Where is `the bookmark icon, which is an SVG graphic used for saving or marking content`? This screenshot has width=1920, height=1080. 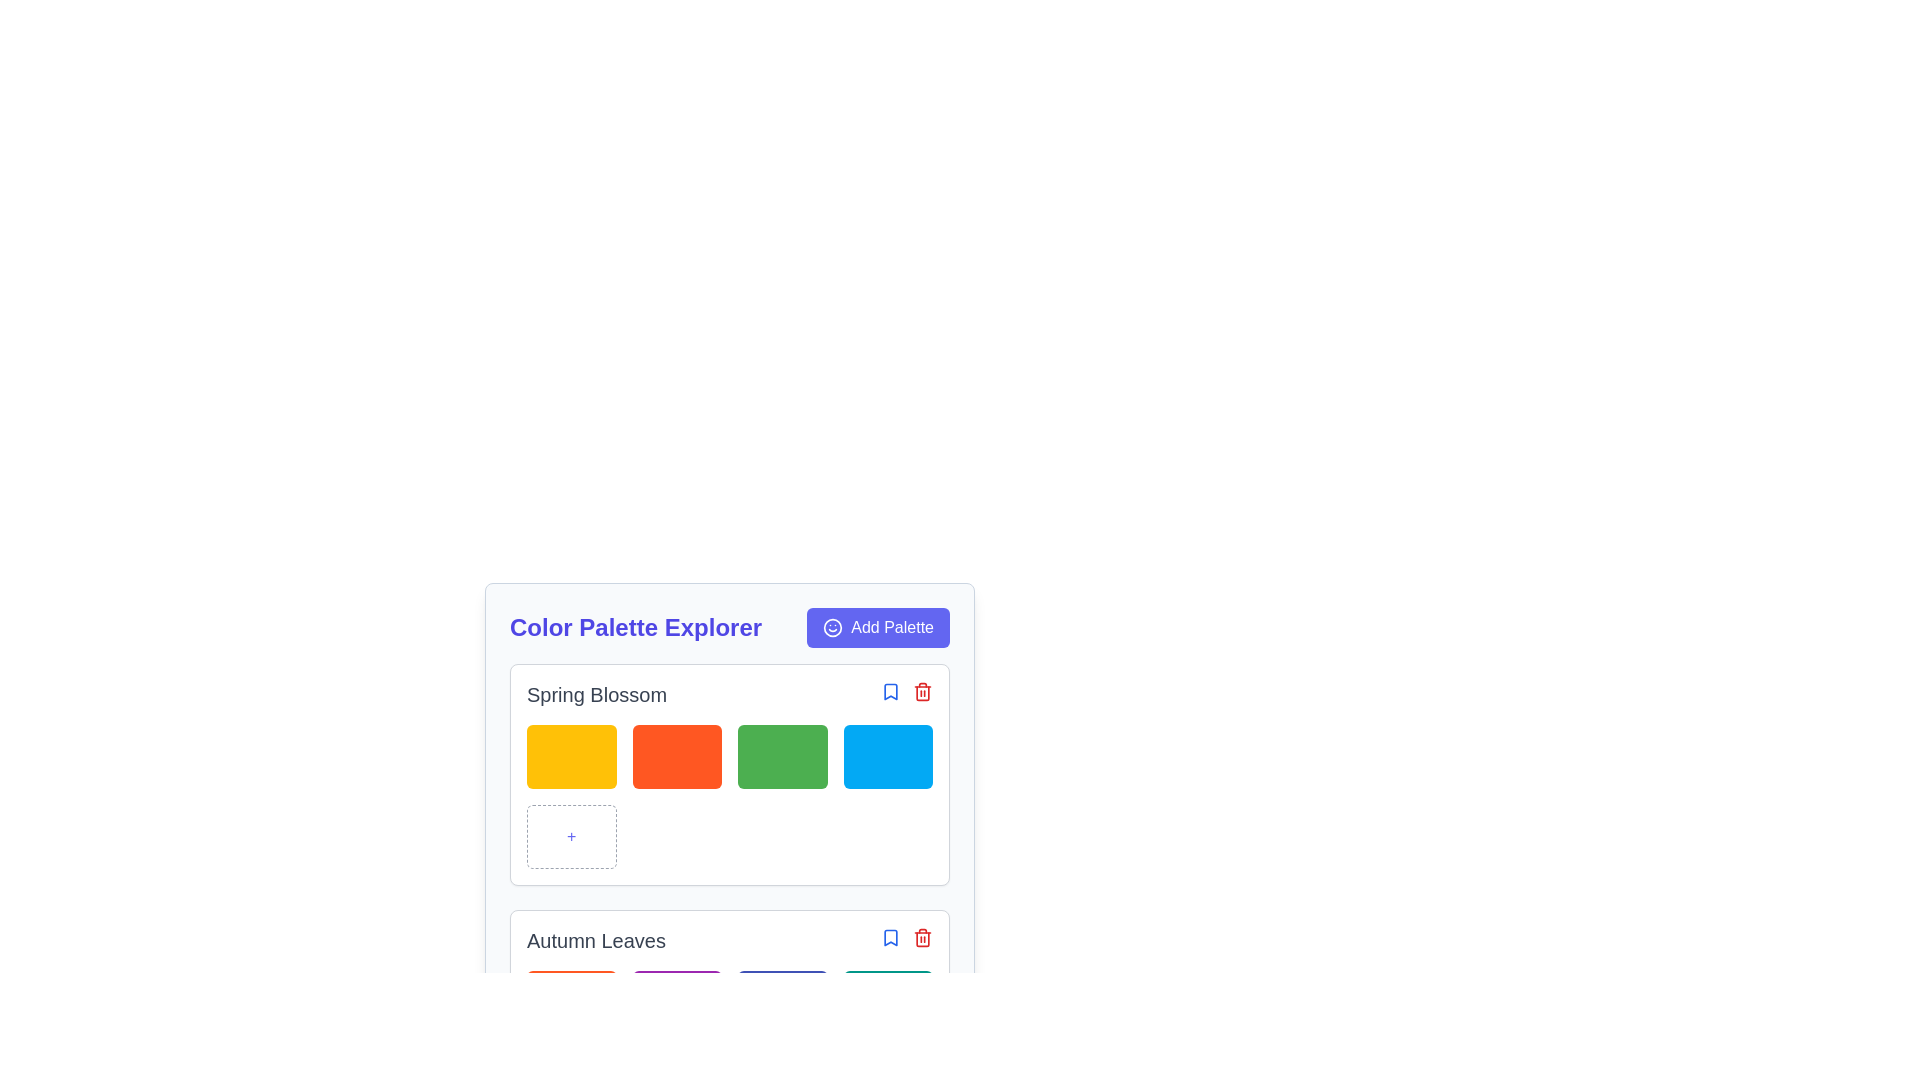 the bookmark icon, which is an SVG graphic used for saving or marking content is located at coordinates (890, 689).